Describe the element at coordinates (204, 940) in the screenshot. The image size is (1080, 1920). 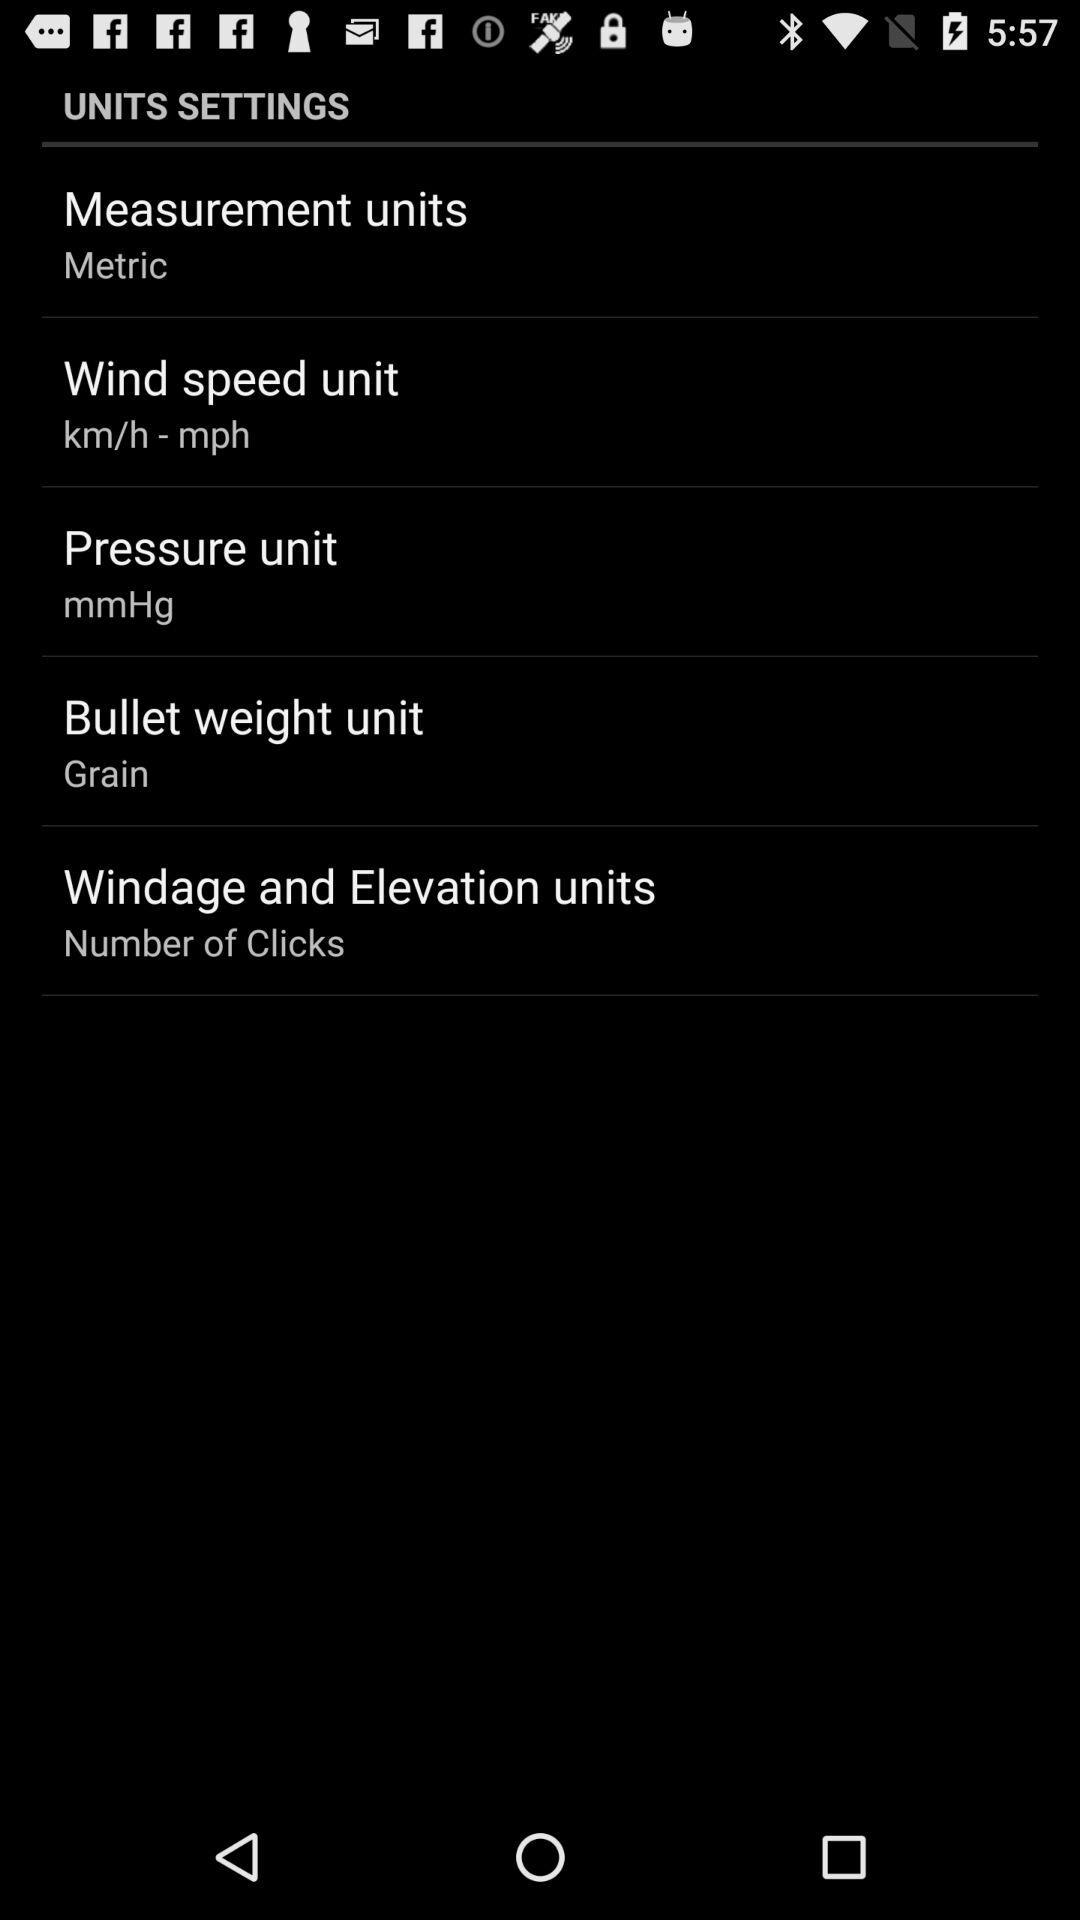
I see `number of clicks app` at that location.